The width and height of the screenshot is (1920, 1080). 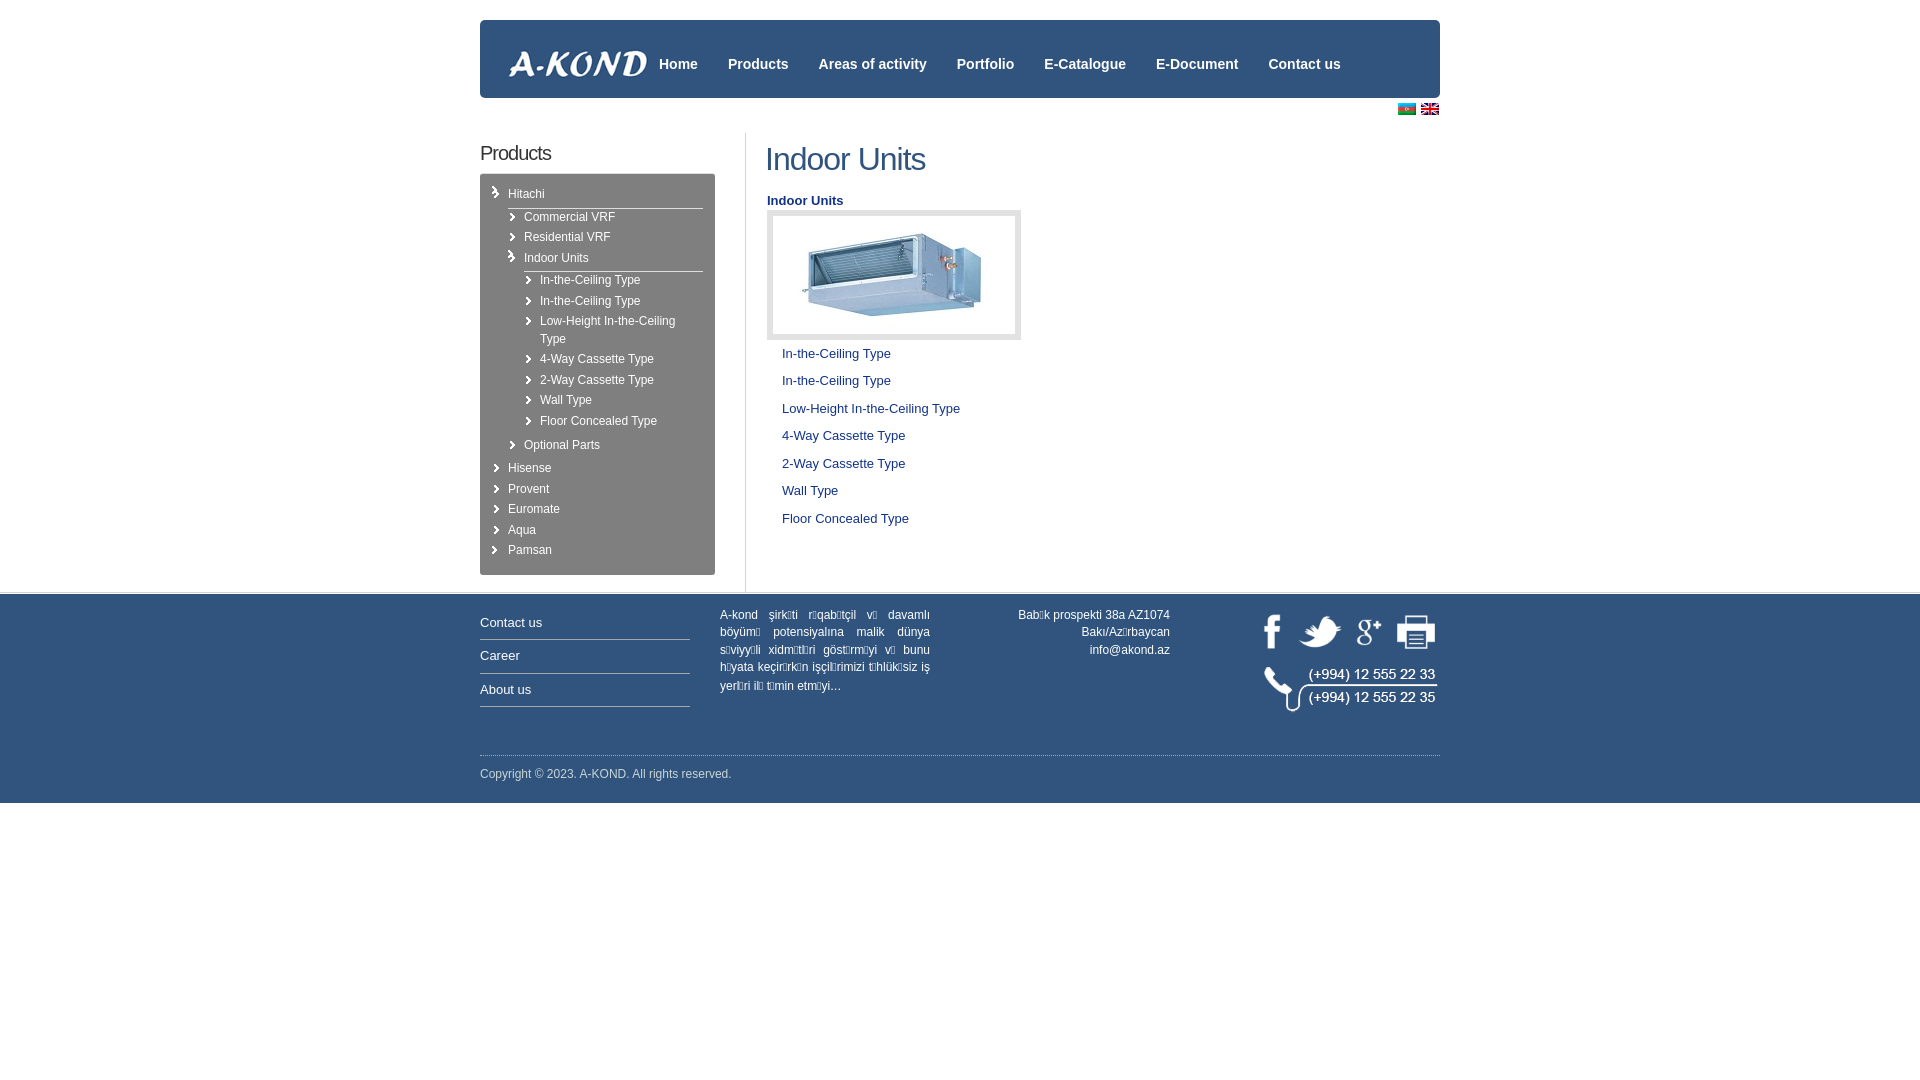 I want to click on 'About us', so click(x=505, y=688).